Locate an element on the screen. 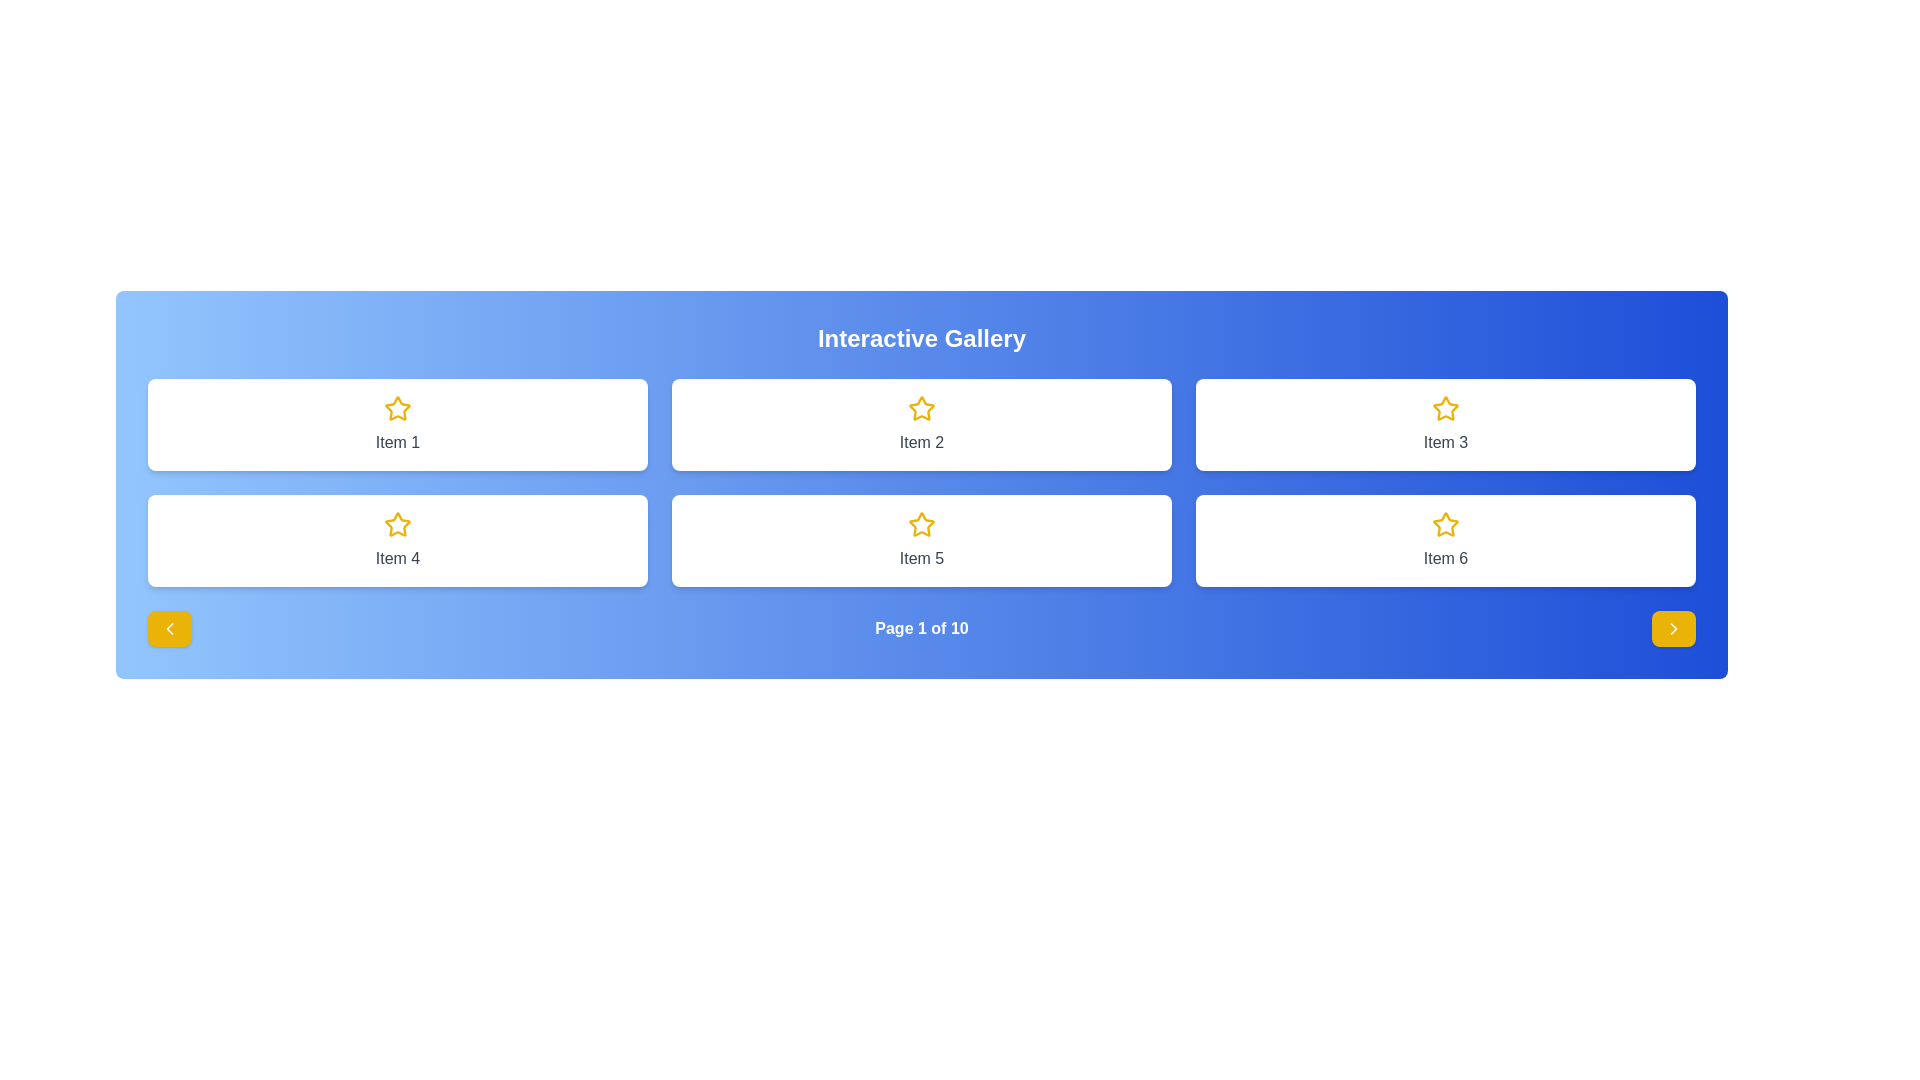 This screenshot has height=1080, width=1920. the text element that labels an item in the gallery, located in the second column of the top row in the grid layout is located at coordinates (920, 442).